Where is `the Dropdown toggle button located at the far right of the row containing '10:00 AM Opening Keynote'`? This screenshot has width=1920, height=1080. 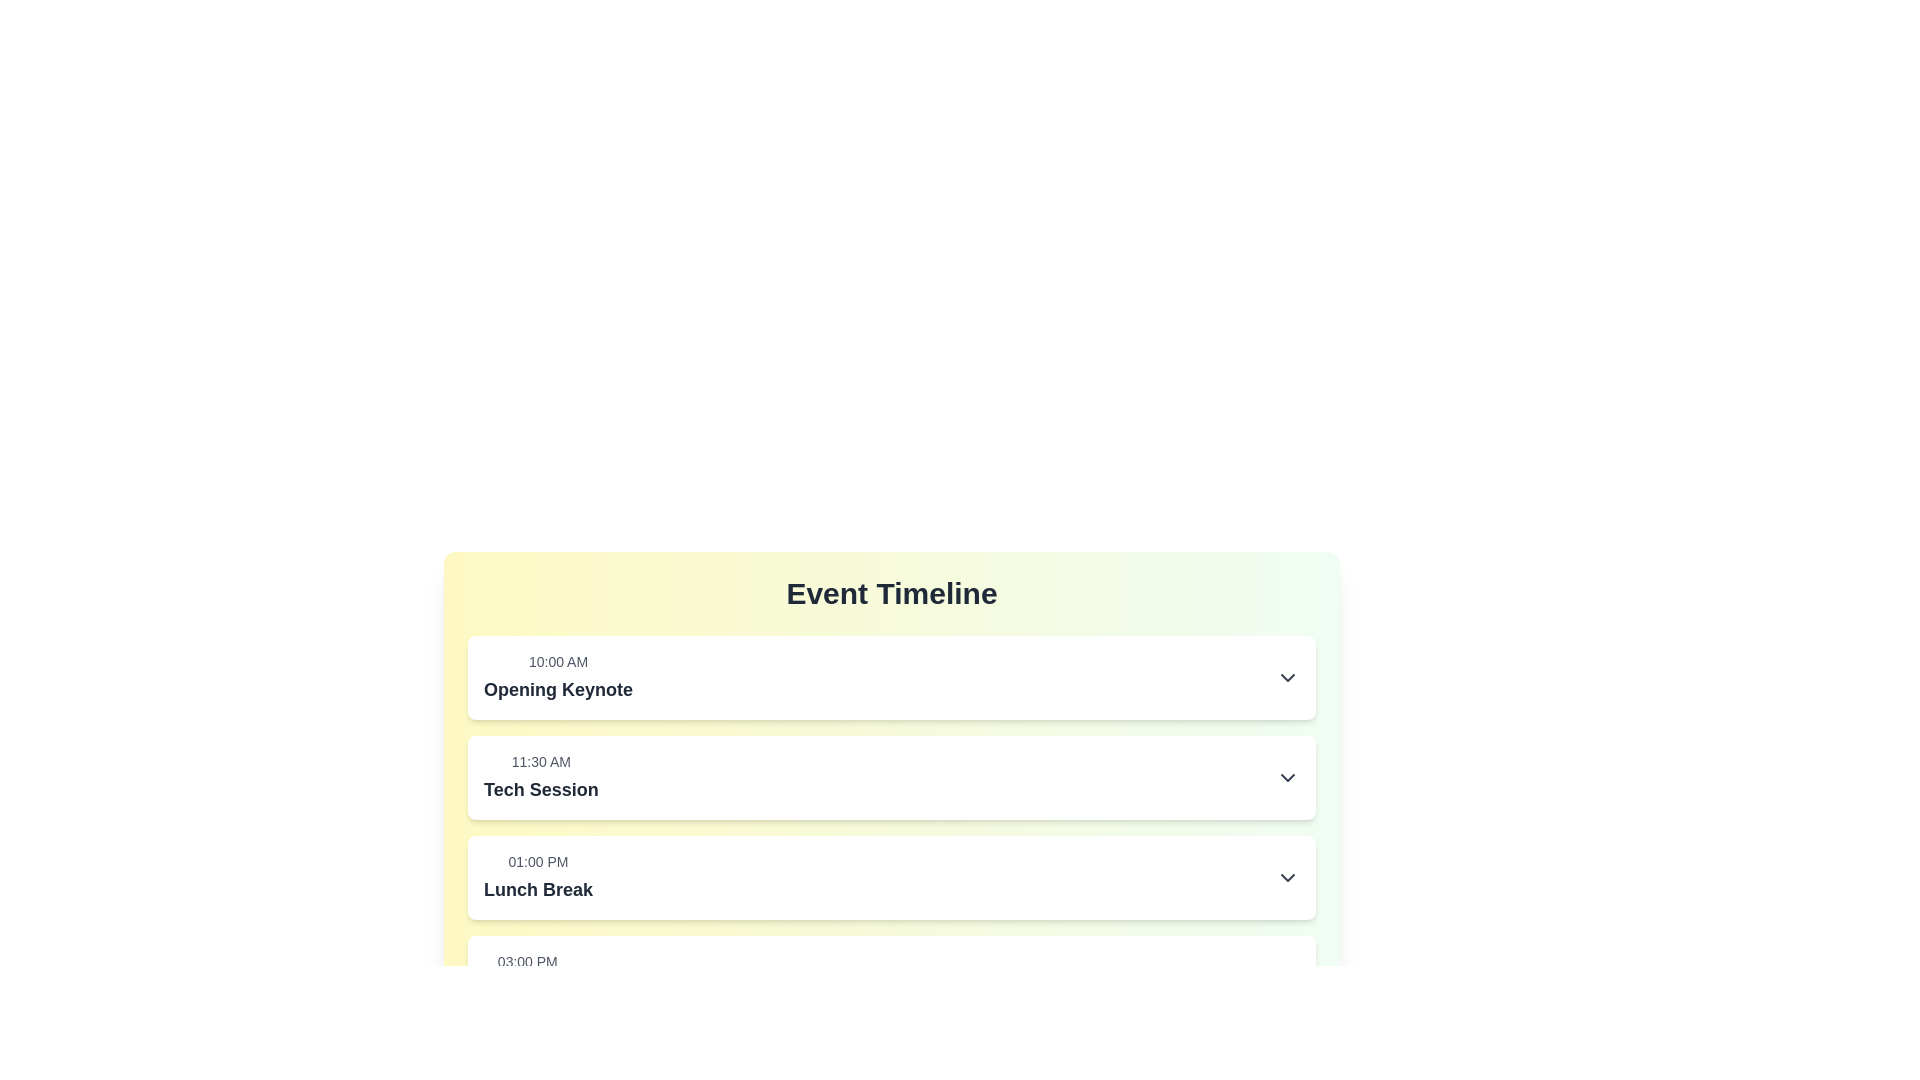
the Dropdown toggle button located at the far right of the row containing '10:00 AM Opening Keynote' is located at coordinates (1287, 677).